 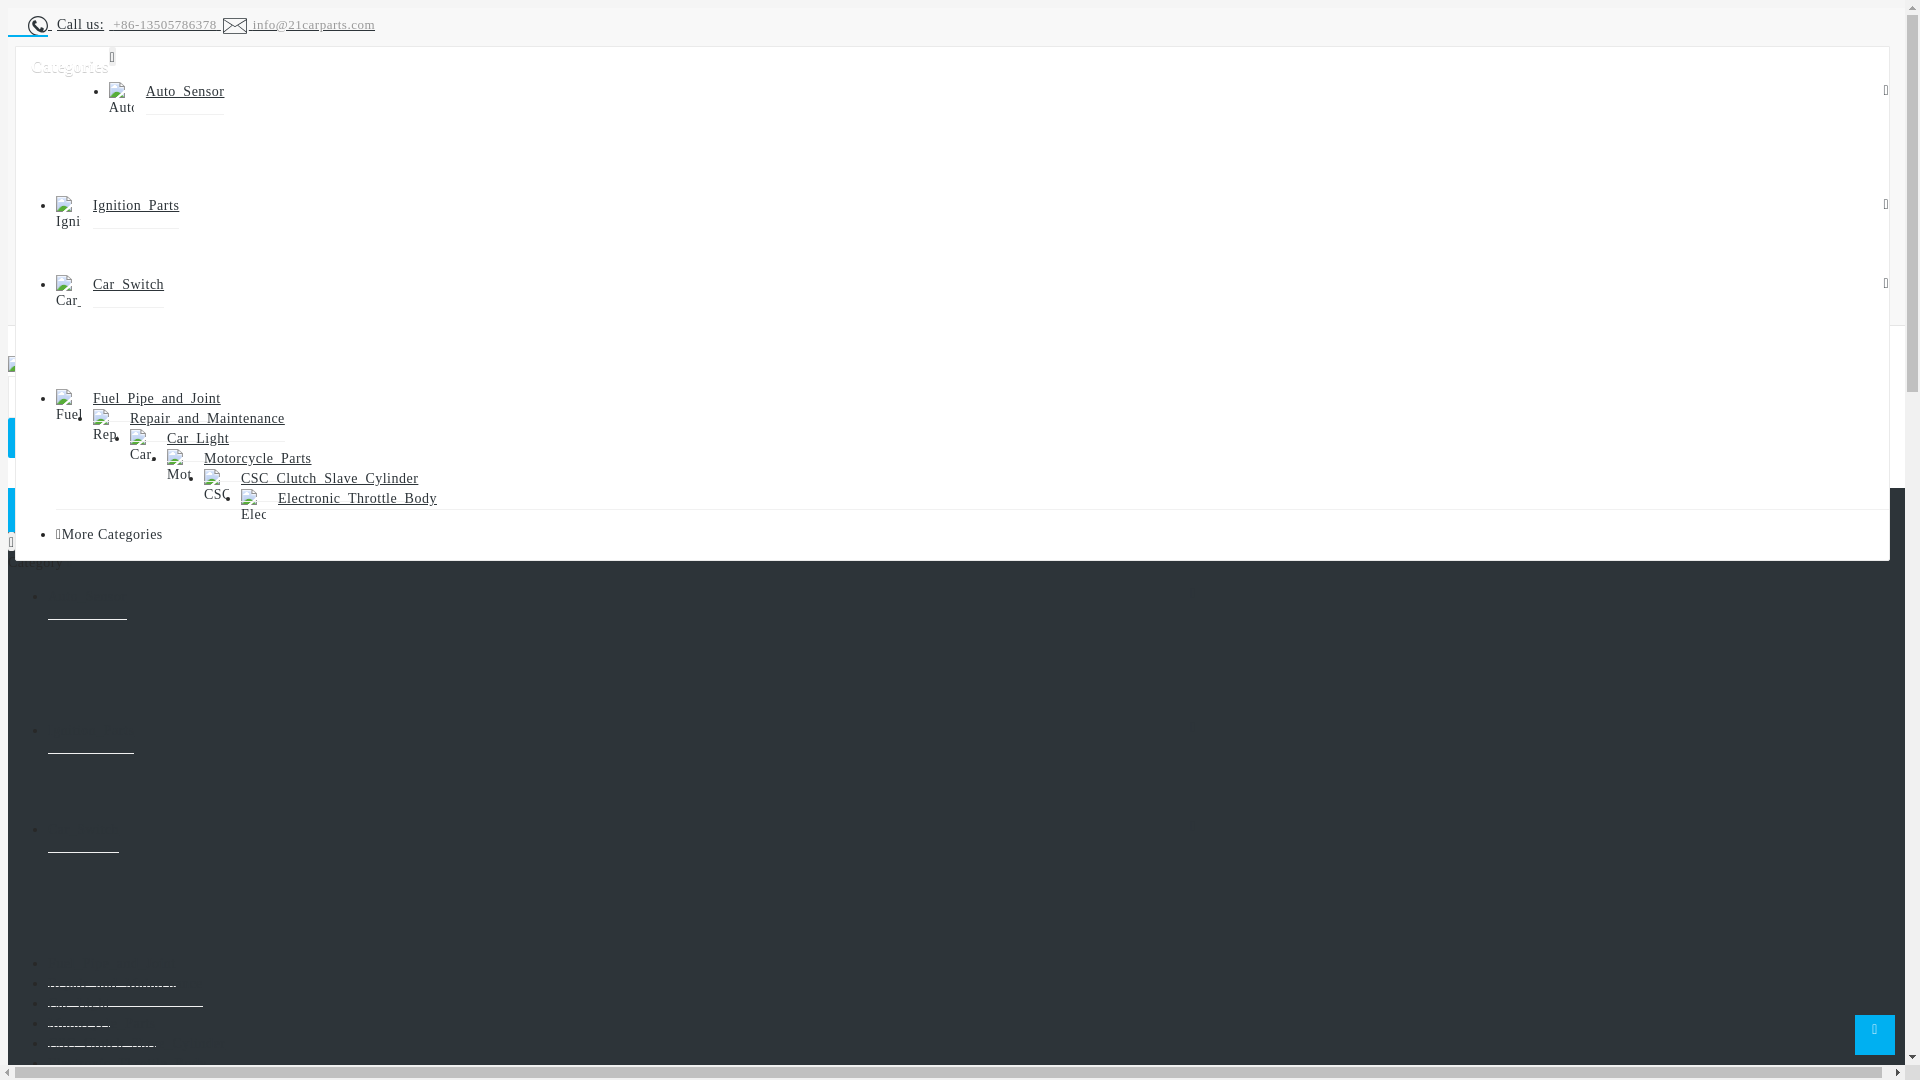 I want to click on 'CSC_Clutch_Slave_Cylinder', so click(x=135, y=1043).